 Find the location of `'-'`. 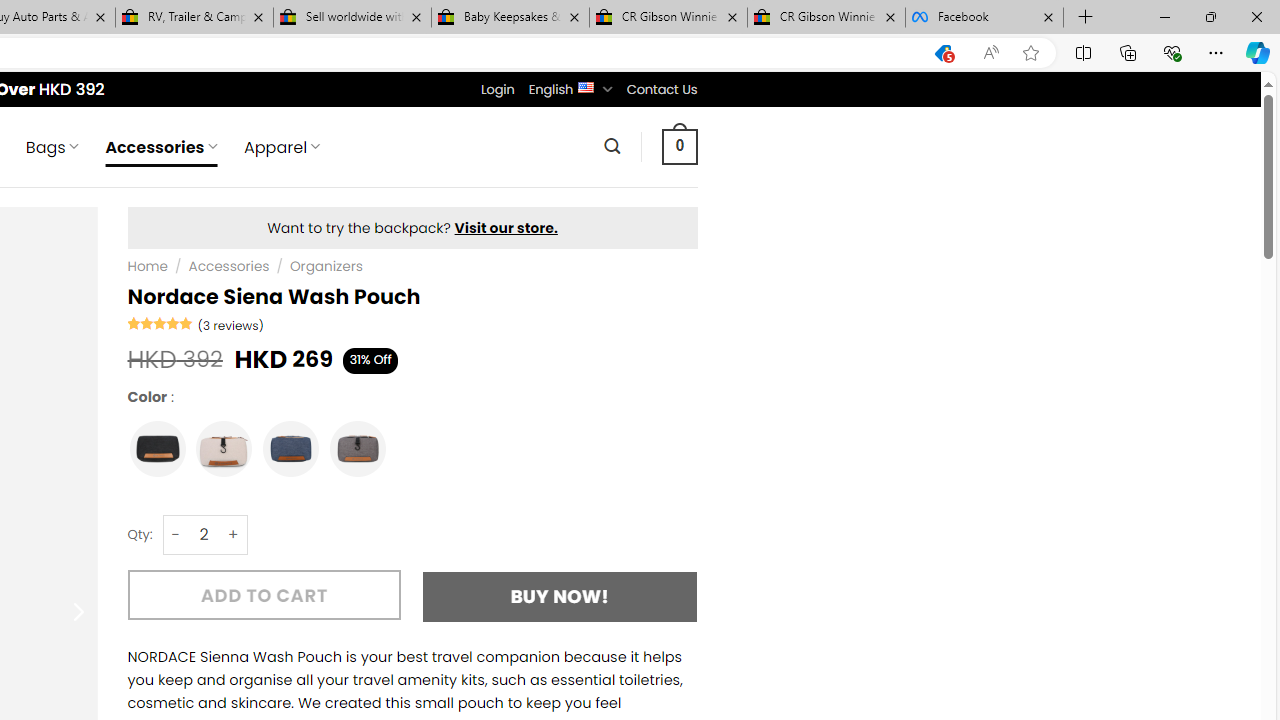

'-' is located at coordinates (176, 533).